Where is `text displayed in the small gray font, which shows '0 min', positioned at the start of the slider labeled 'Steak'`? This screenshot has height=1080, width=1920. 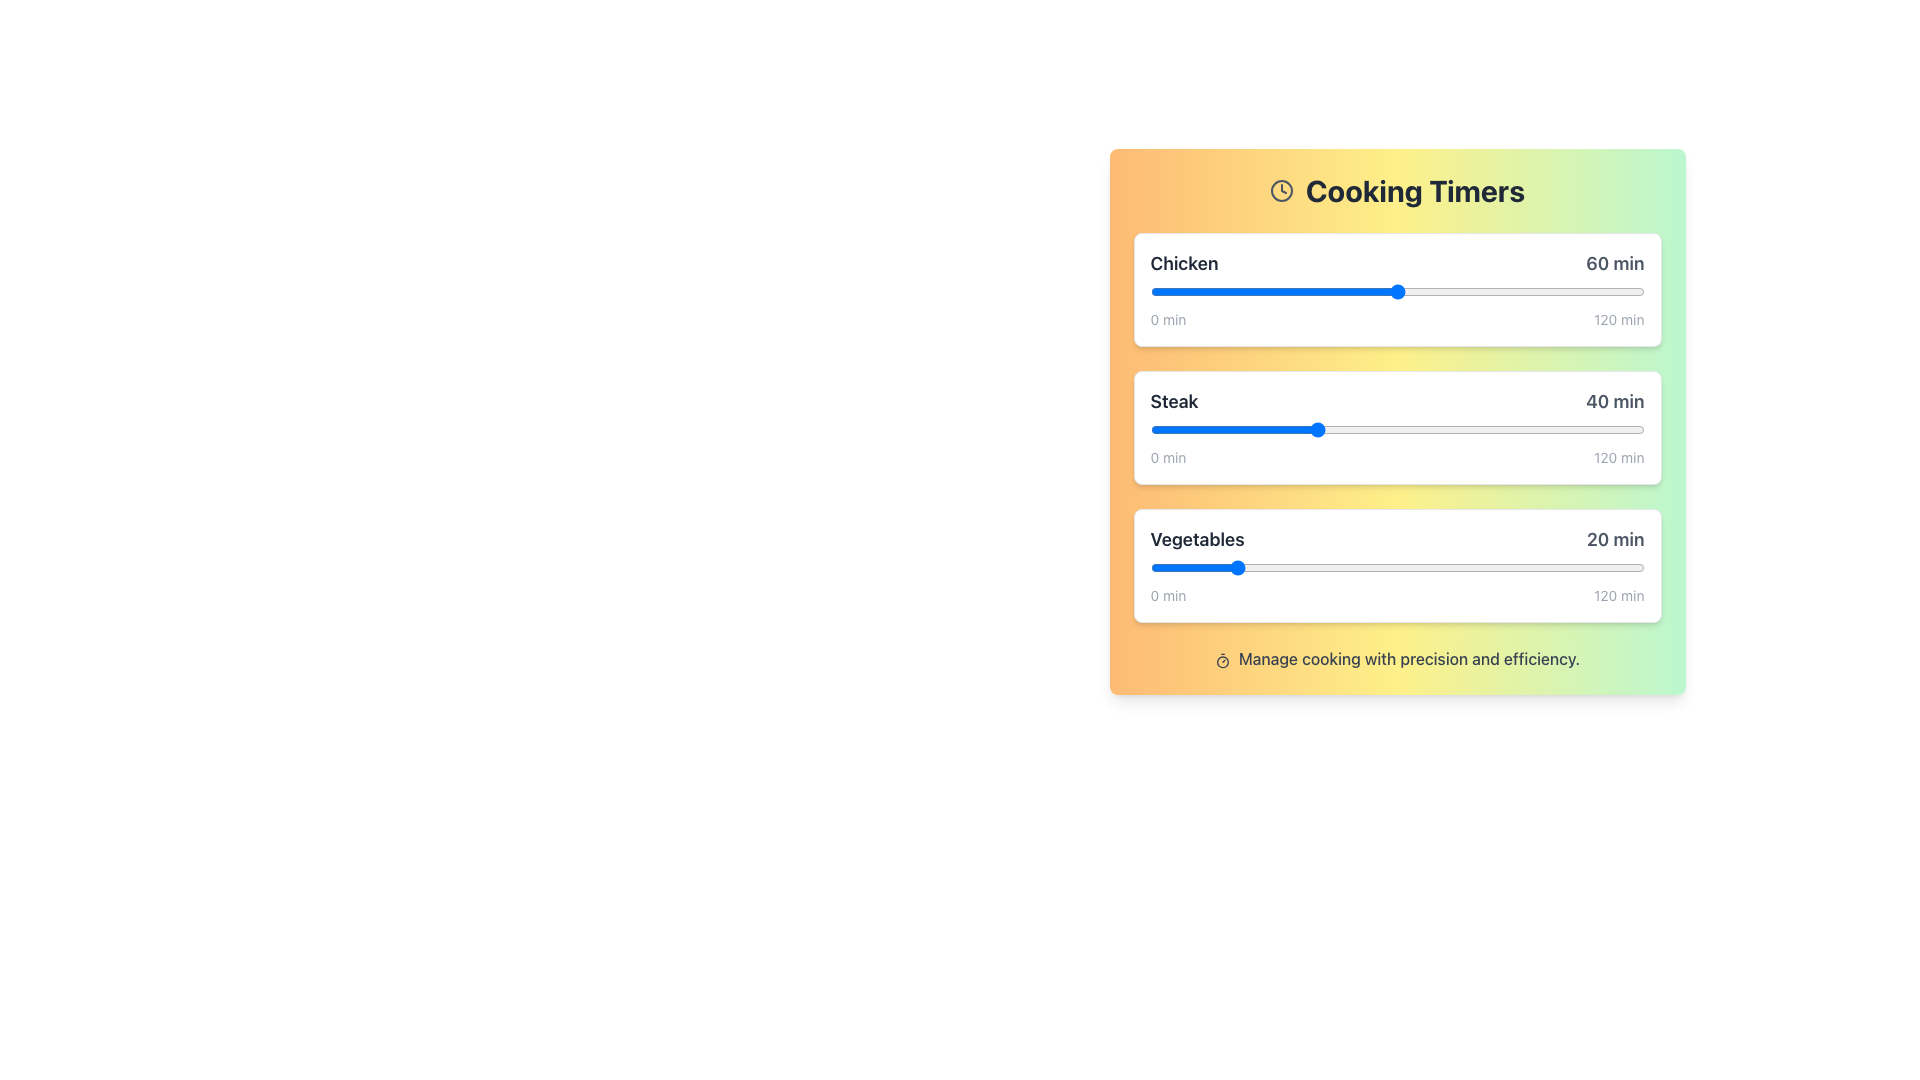 text displayed in the small gray font, which shows '0 min', positioned at the start of the slider labeled 'Steak' is located at coordinates (1168, 458).